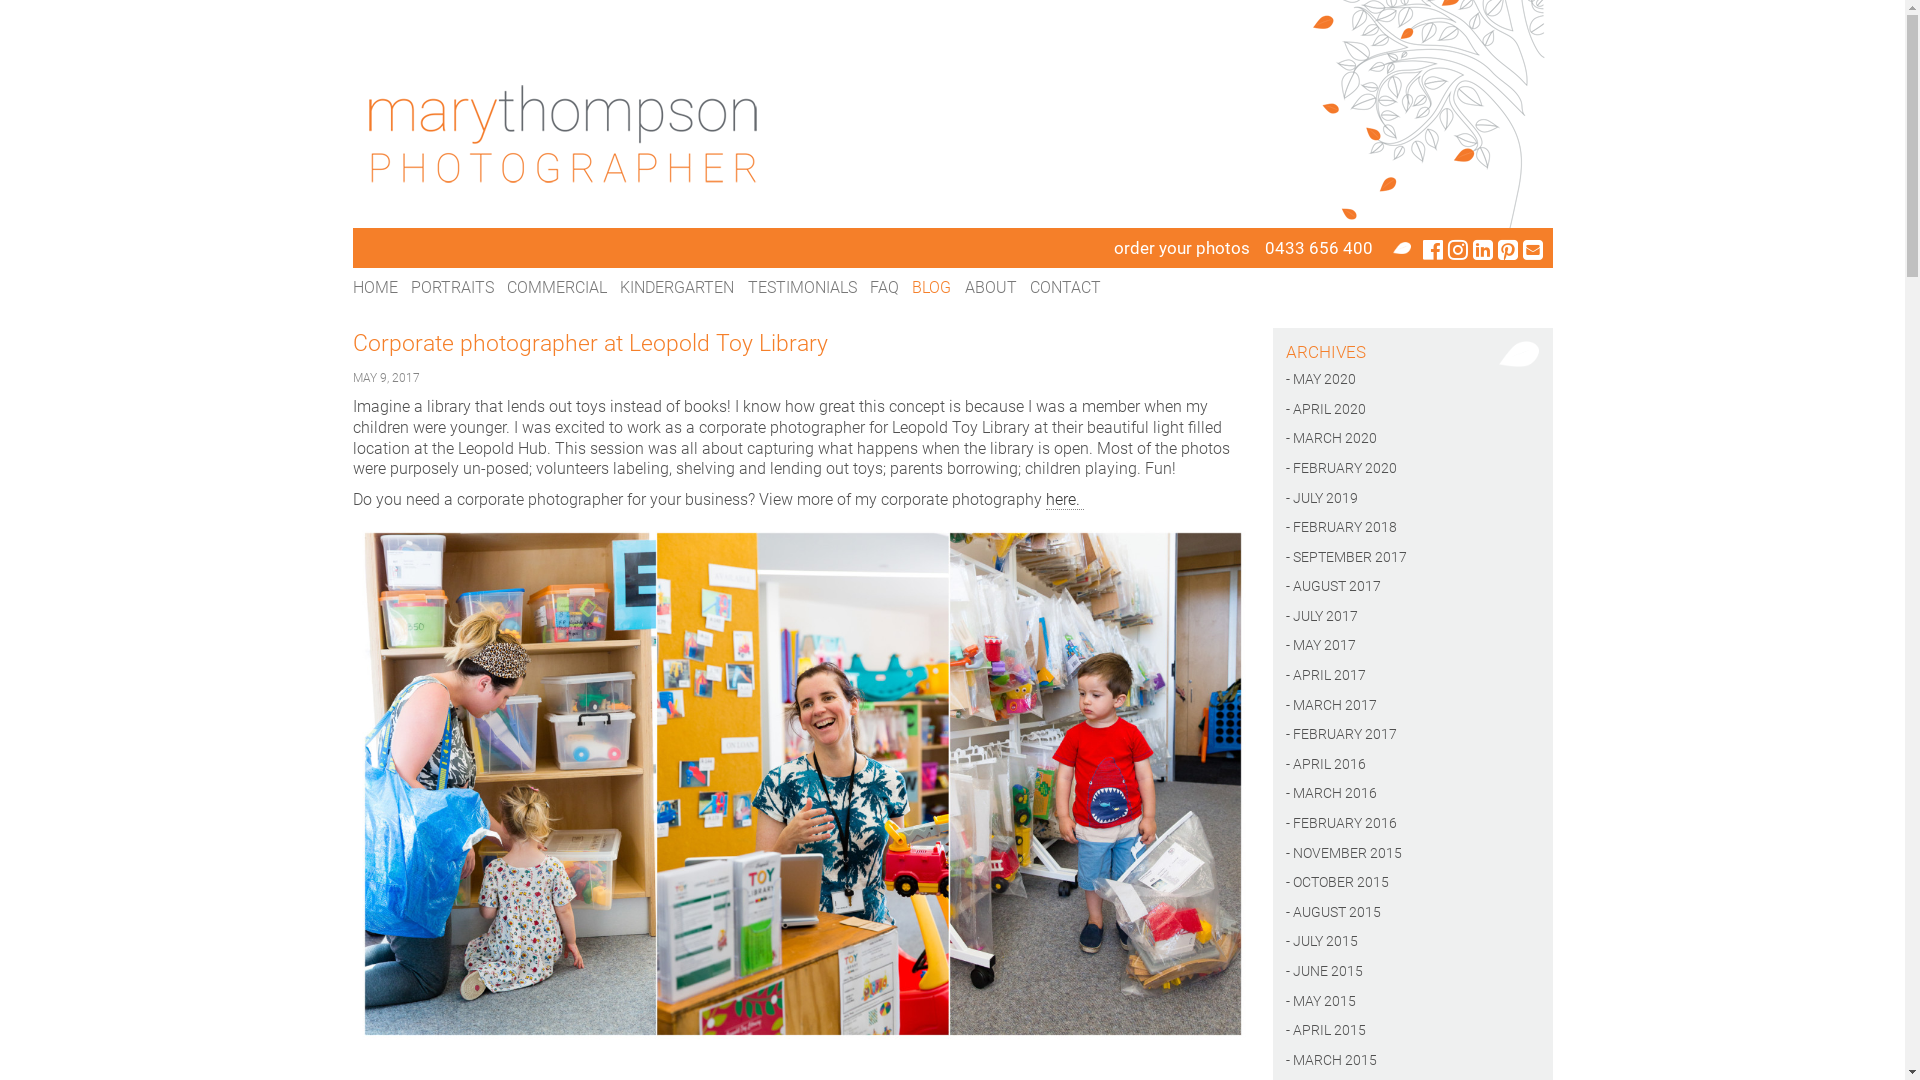 The height and width of the screenshot is (1080, 1920). I want to click on 'MARCH 2016', so click(1411, 793).